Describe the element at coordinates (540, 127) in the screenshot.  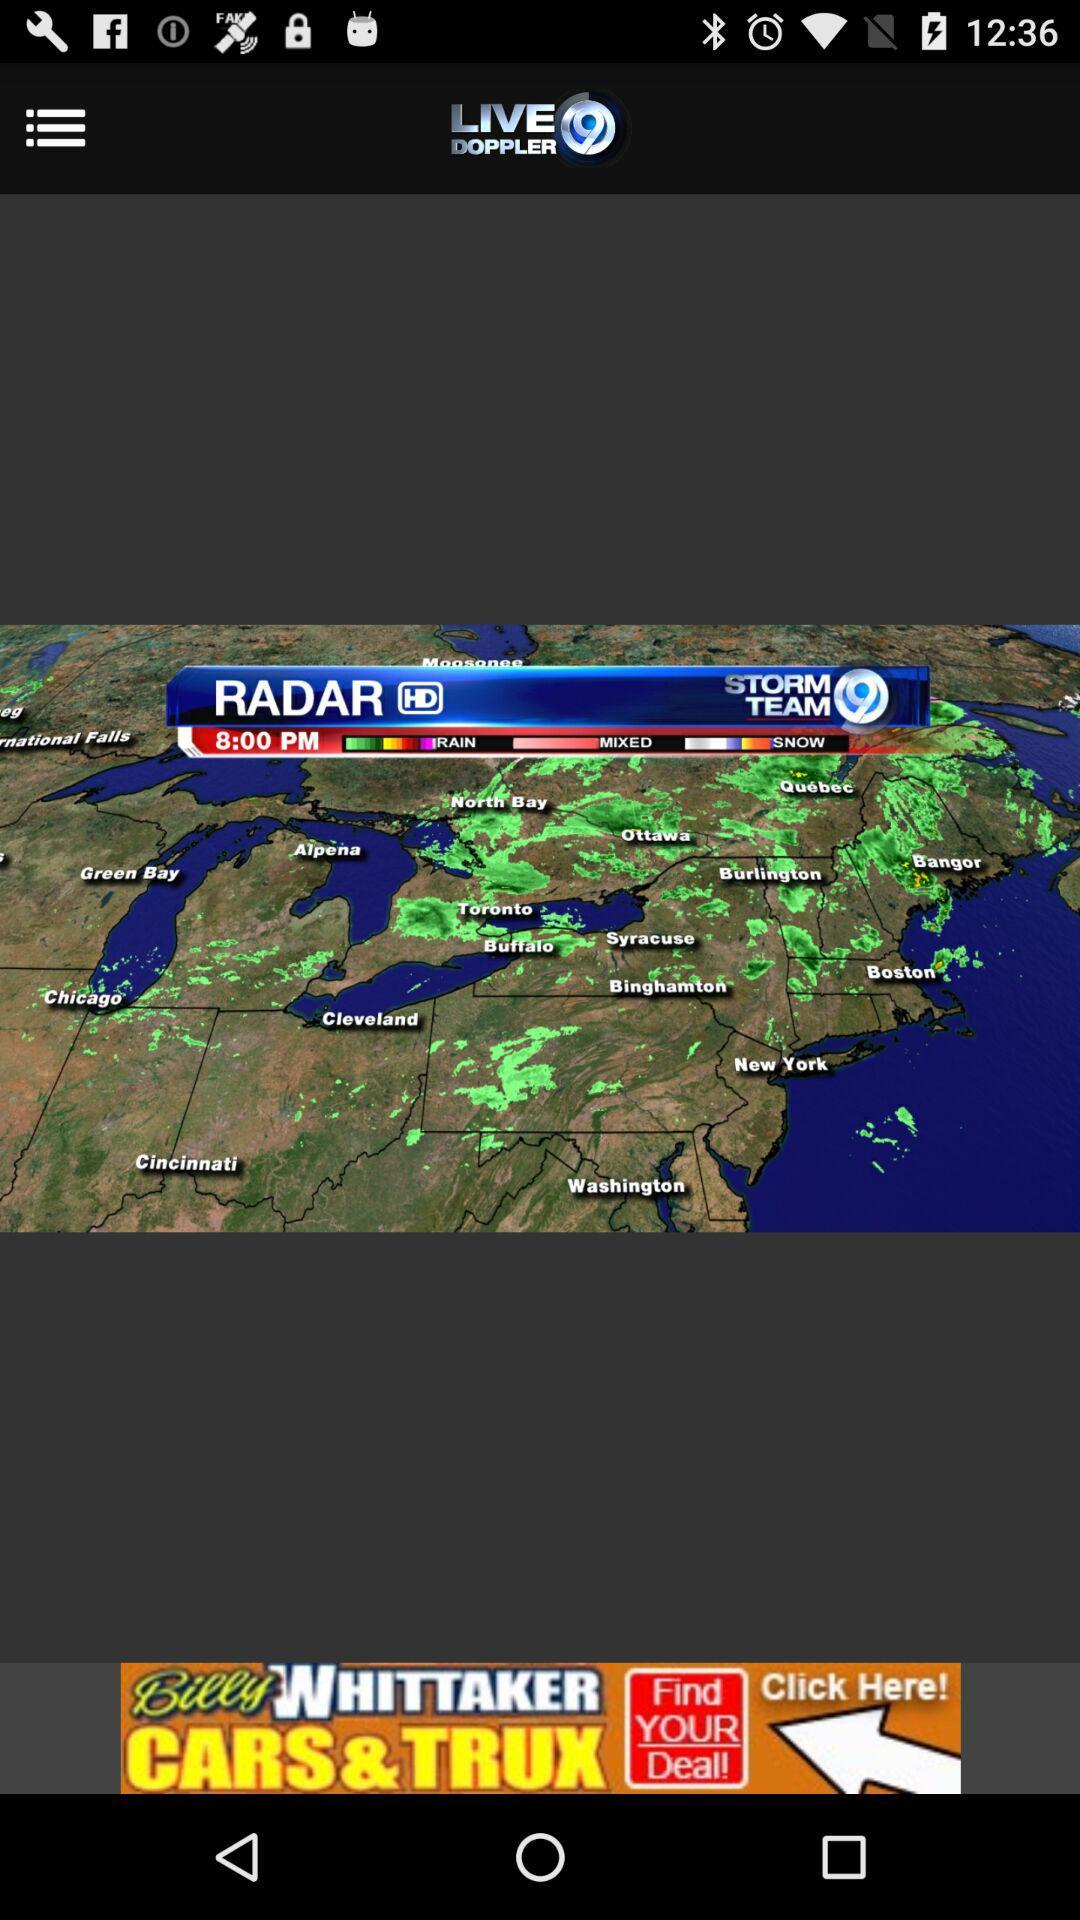
I see `the icon at the top` at that location.